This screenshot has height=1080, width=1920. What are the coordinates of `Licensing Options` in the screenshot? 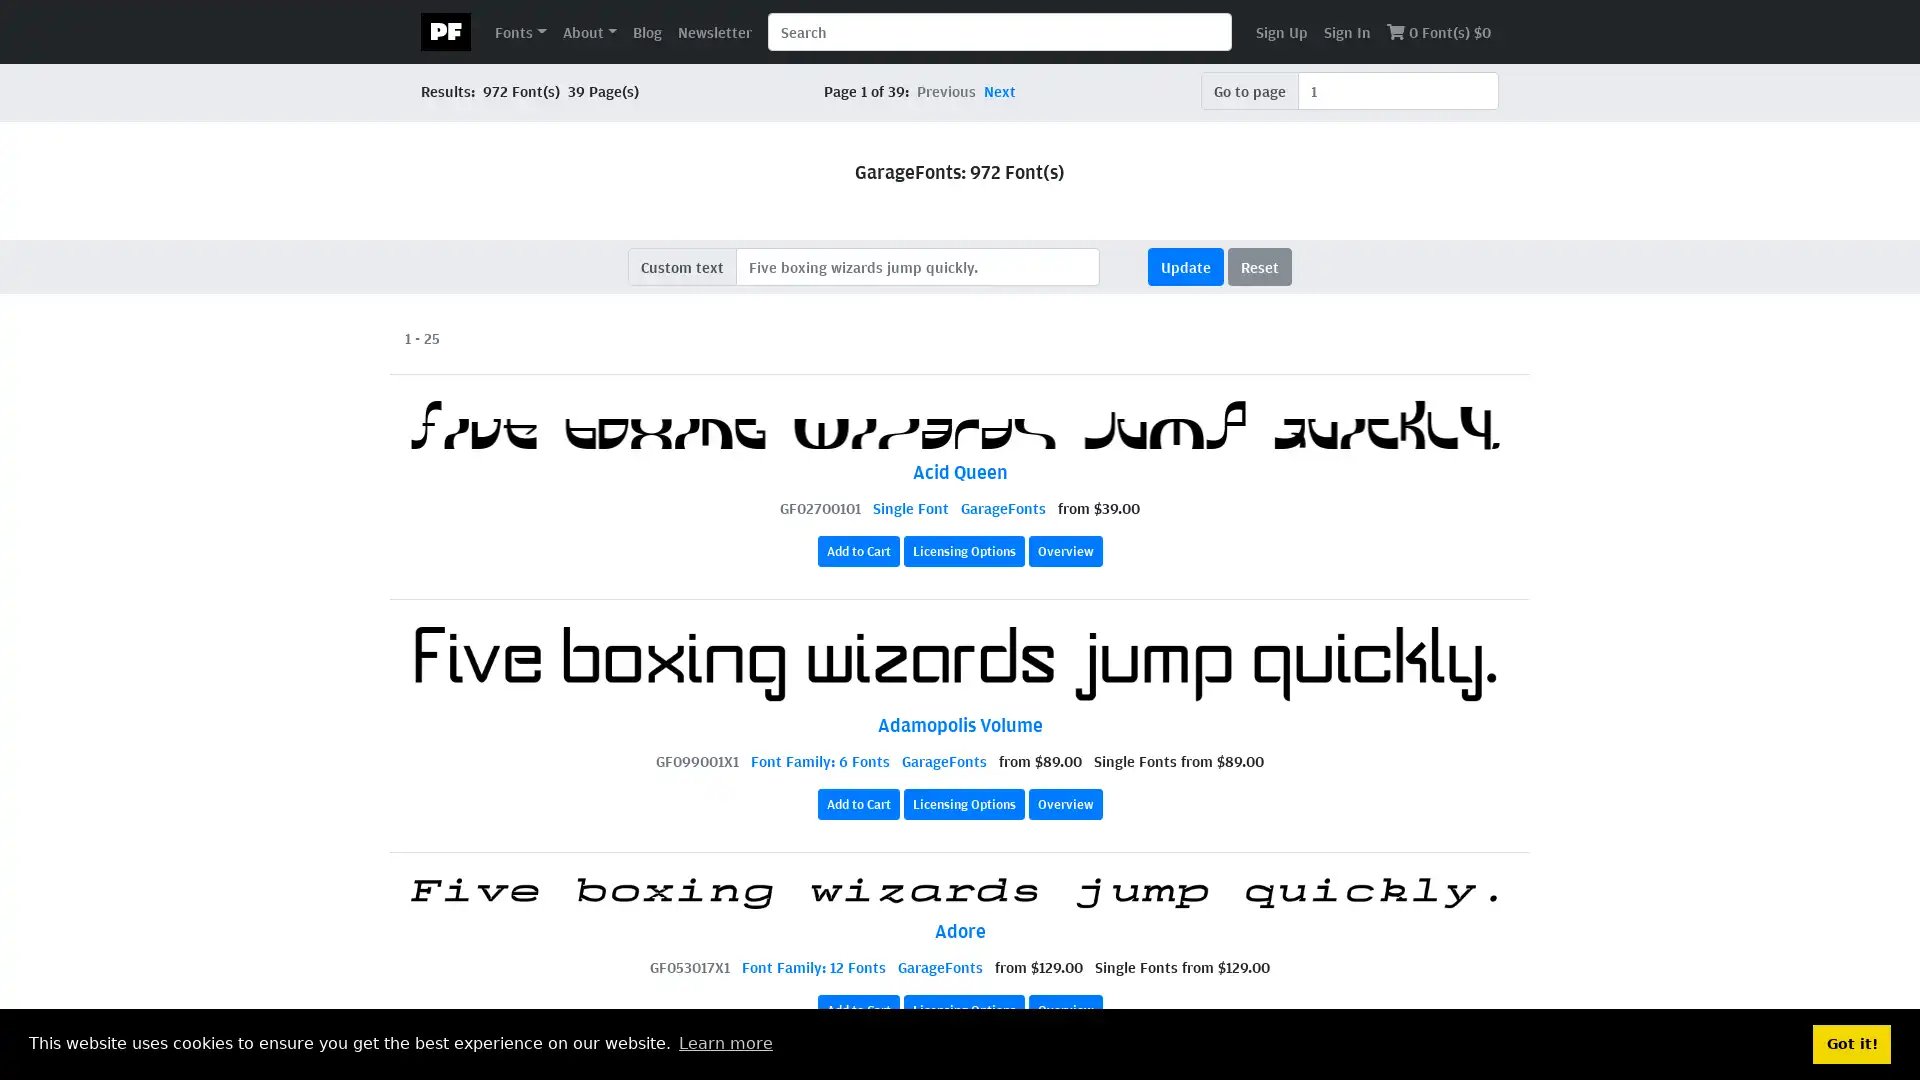 It's located at (963, 550).